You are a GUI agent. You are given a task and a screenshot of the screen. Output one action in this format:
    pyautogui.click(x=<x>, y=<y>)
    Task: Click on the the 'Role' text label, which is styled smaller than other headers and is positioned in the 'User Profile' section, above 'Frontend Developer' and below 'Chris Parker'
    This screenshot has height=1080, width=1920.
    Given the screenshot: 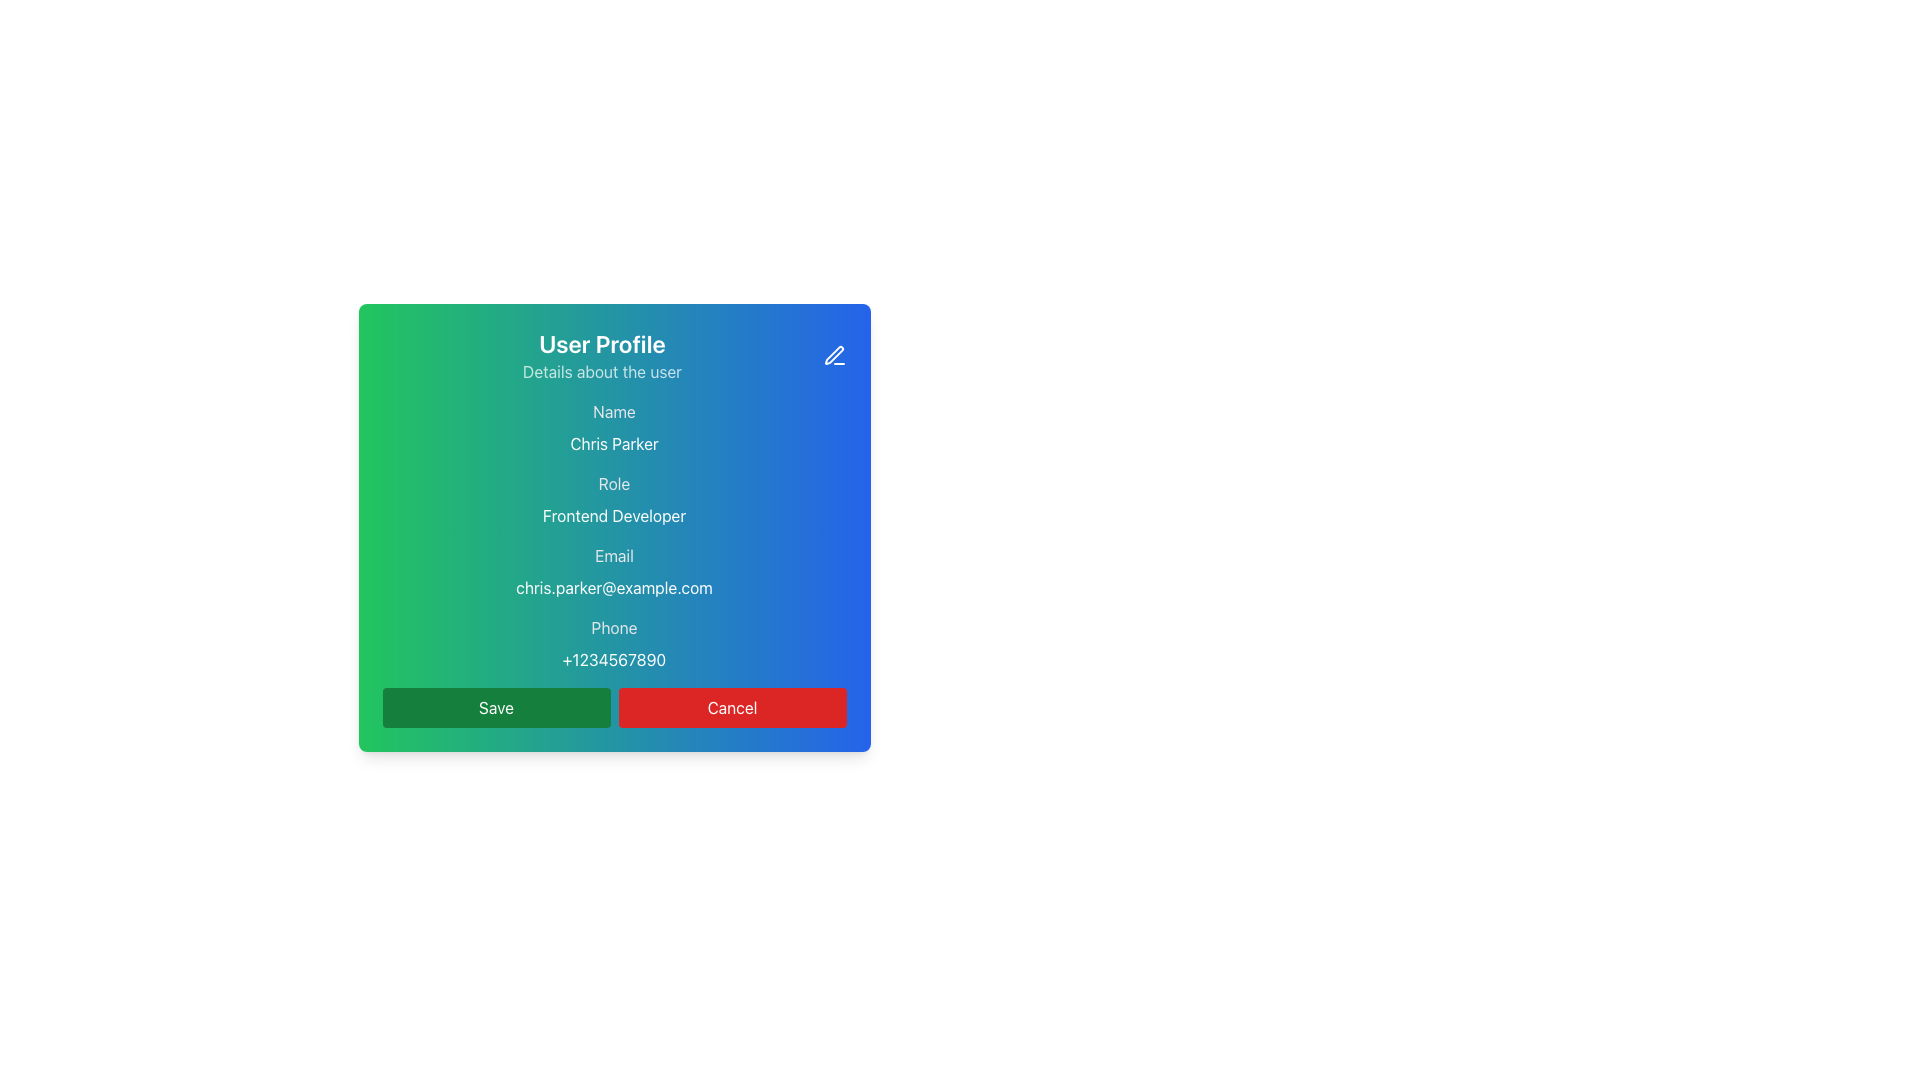 What is the action you would take?
    pyautogui.click(x=613, y=483)
    